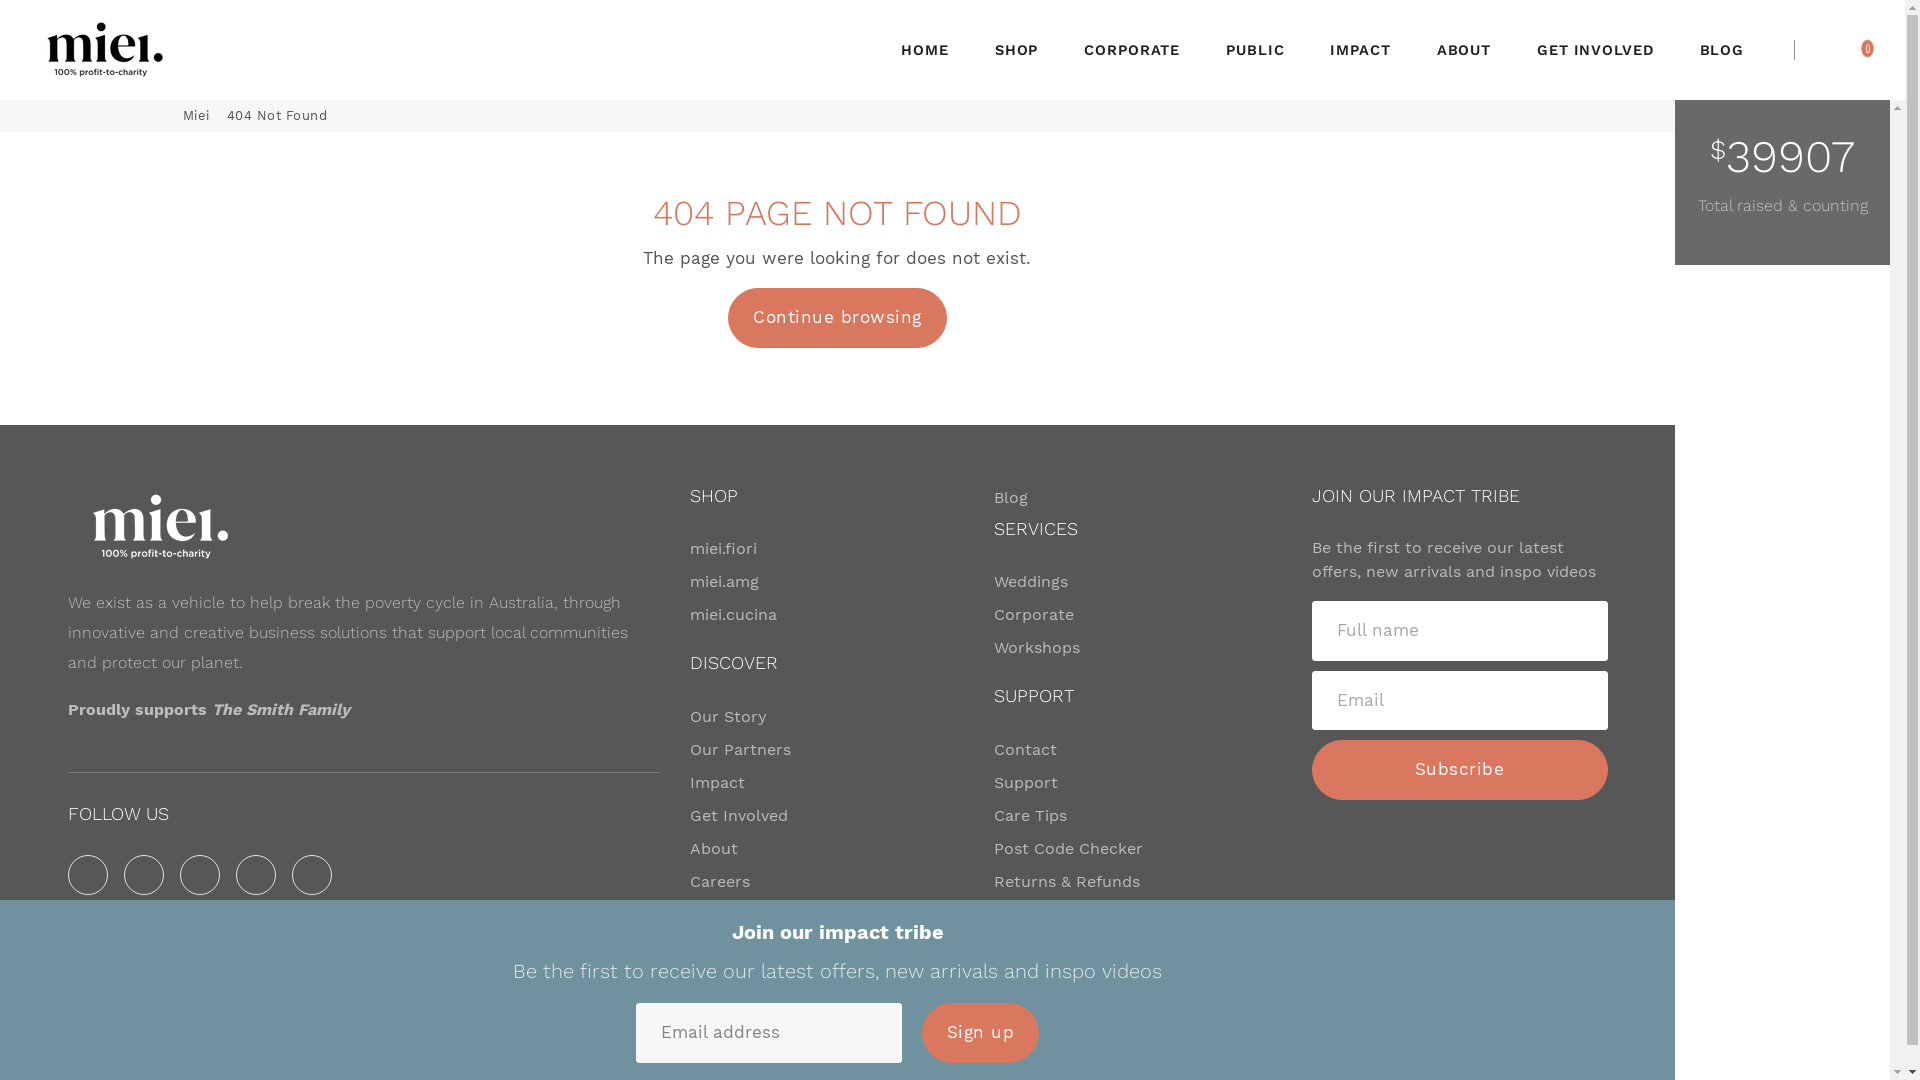  Describe the element at coordinates (1866, 46) in the screenshot. I see `'0` at that location.